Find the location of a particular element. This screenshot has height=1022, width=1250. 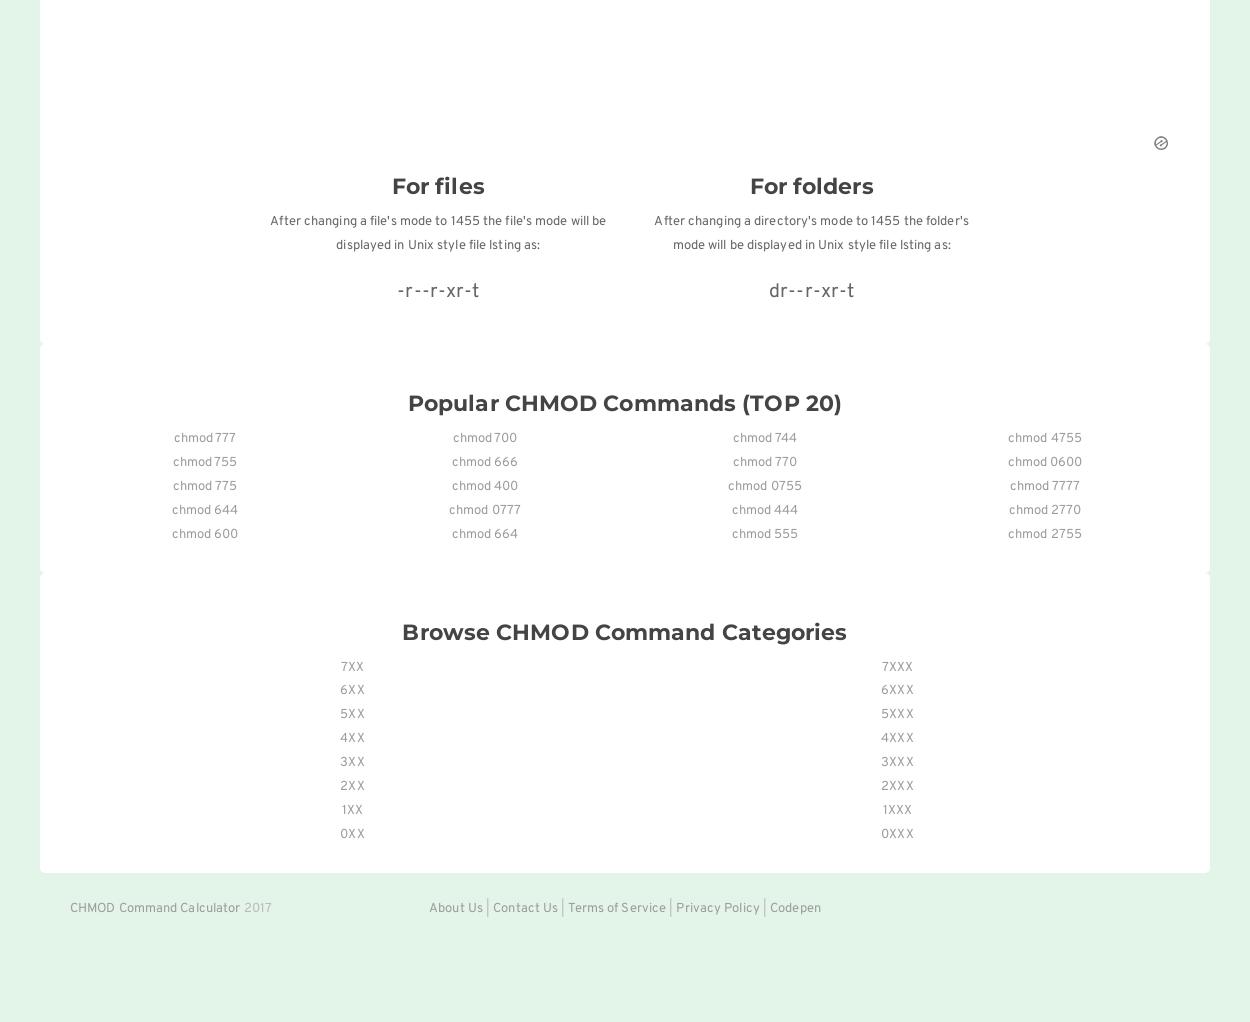

'2017' is located at coordinates (239, 907).